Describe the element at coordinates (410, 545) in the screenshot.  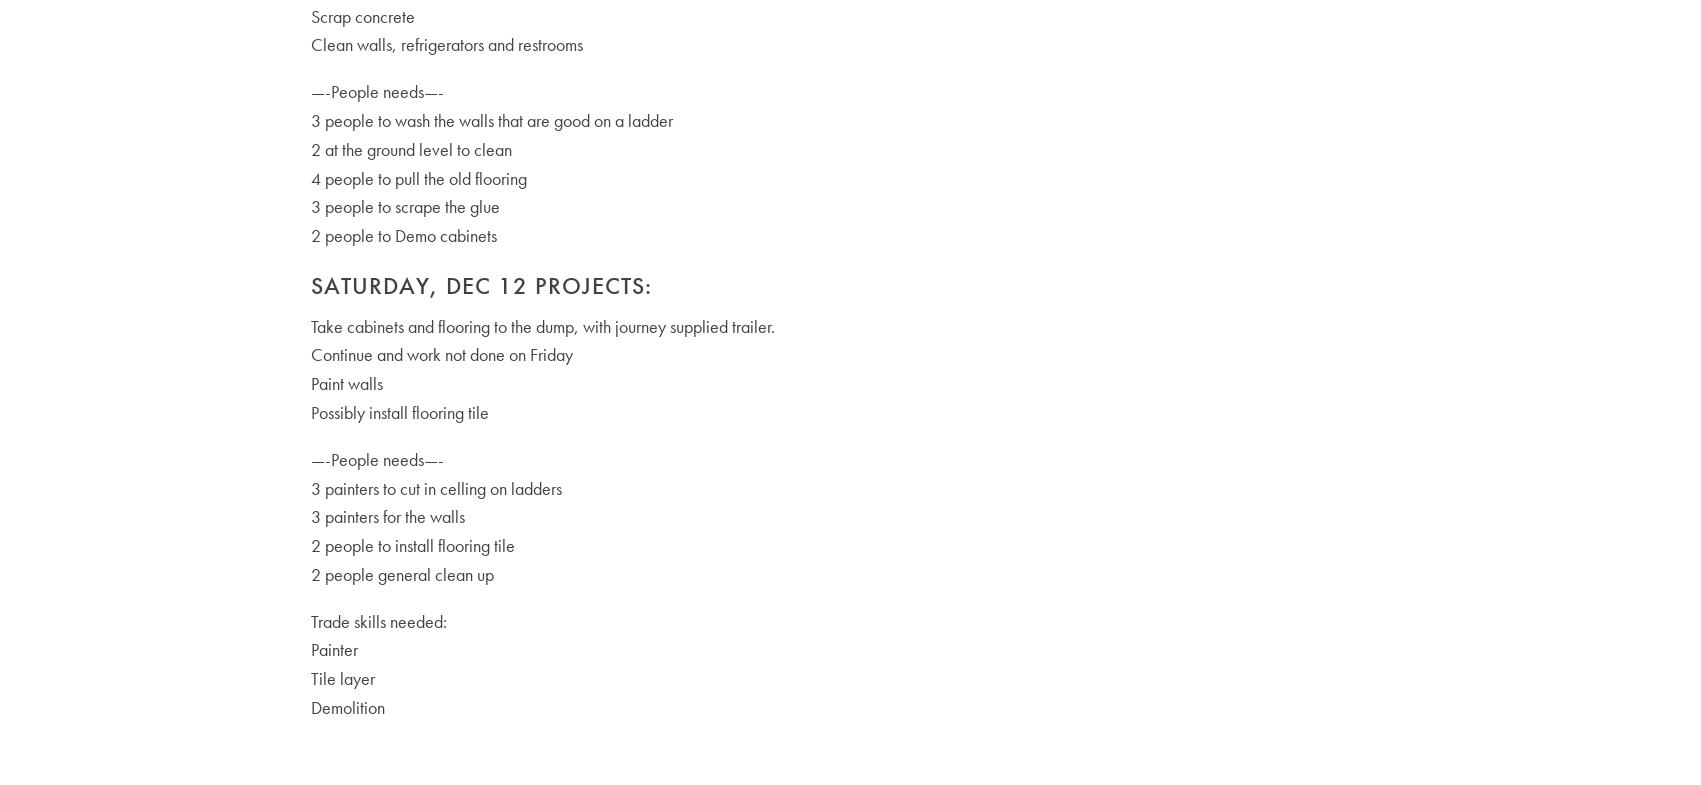
I see `'2 people to install flooring tile'` at that location.